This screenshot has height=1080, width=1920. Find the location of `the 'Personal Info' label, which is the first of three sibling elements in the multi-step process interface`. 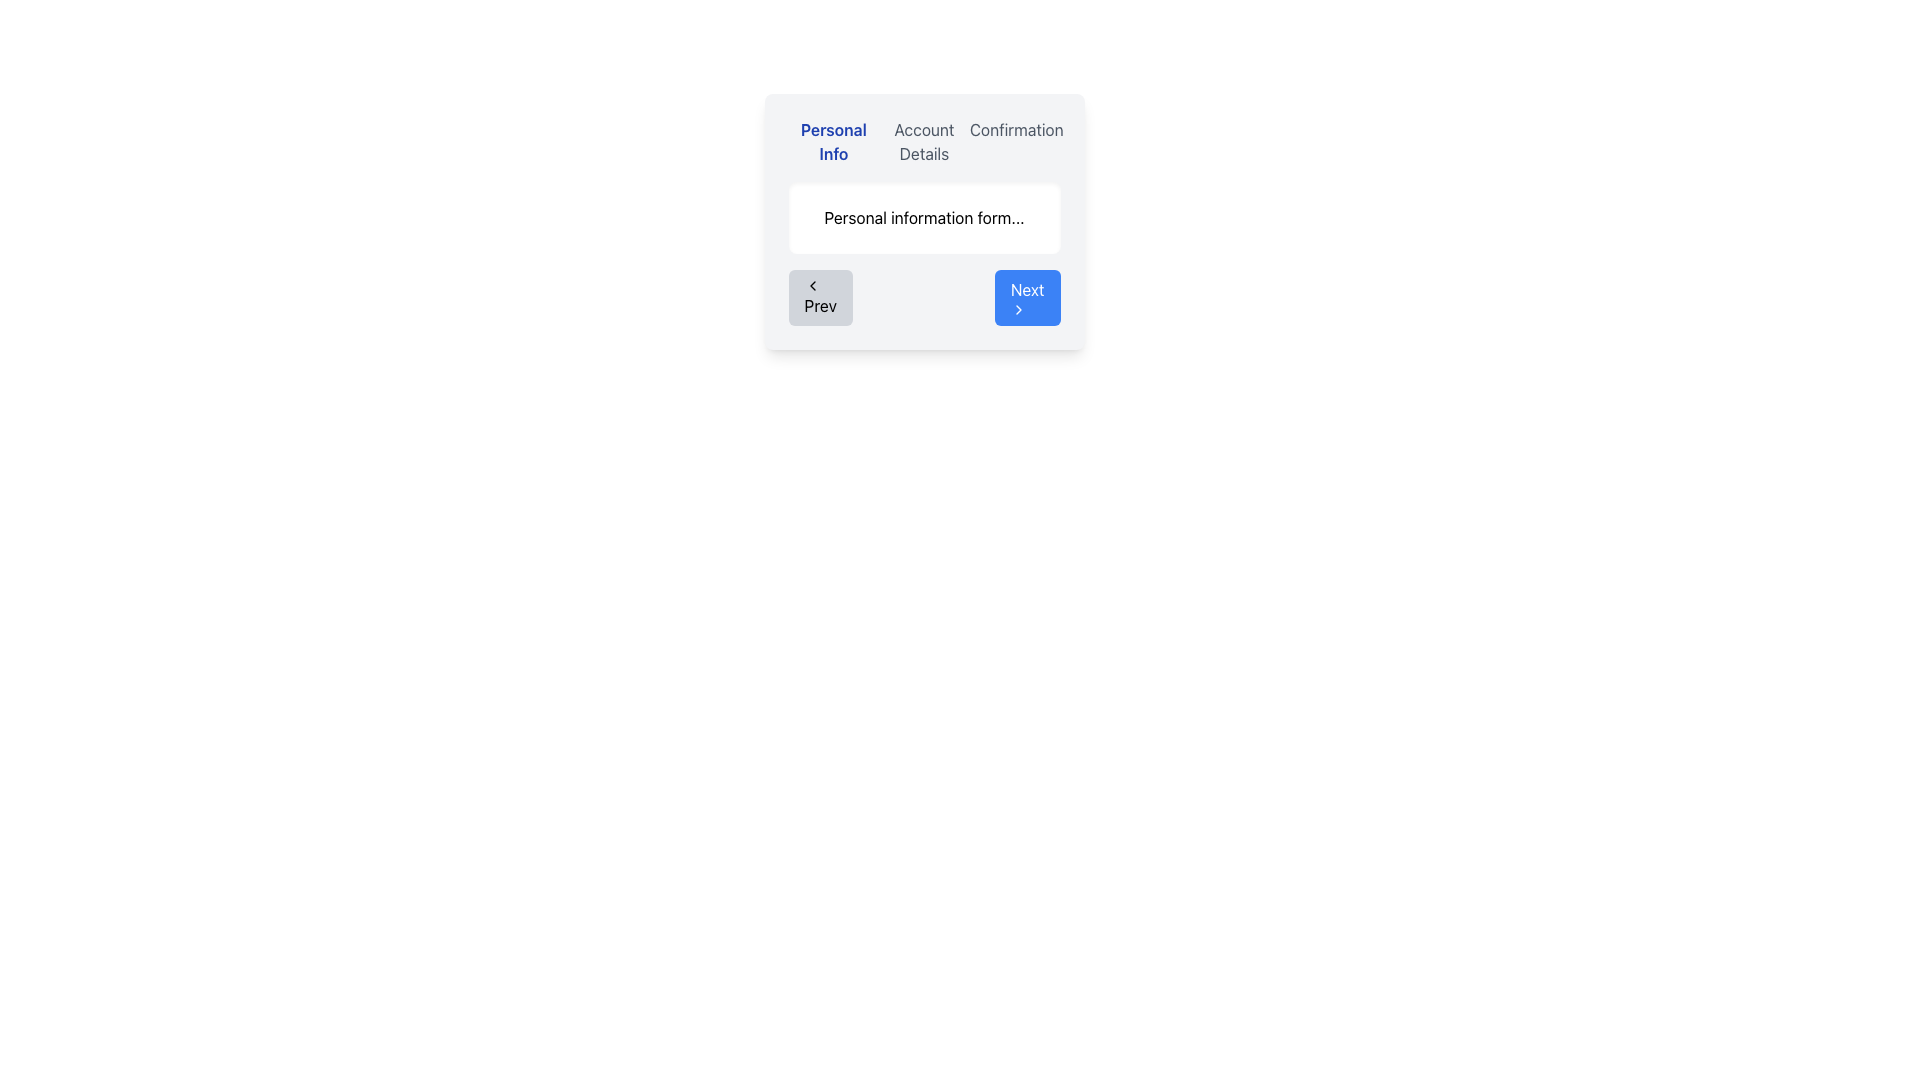

the 'Personal Info' label, which is the first of three sibling elements in the multi-step process interface is located at coordinates (833, 141).